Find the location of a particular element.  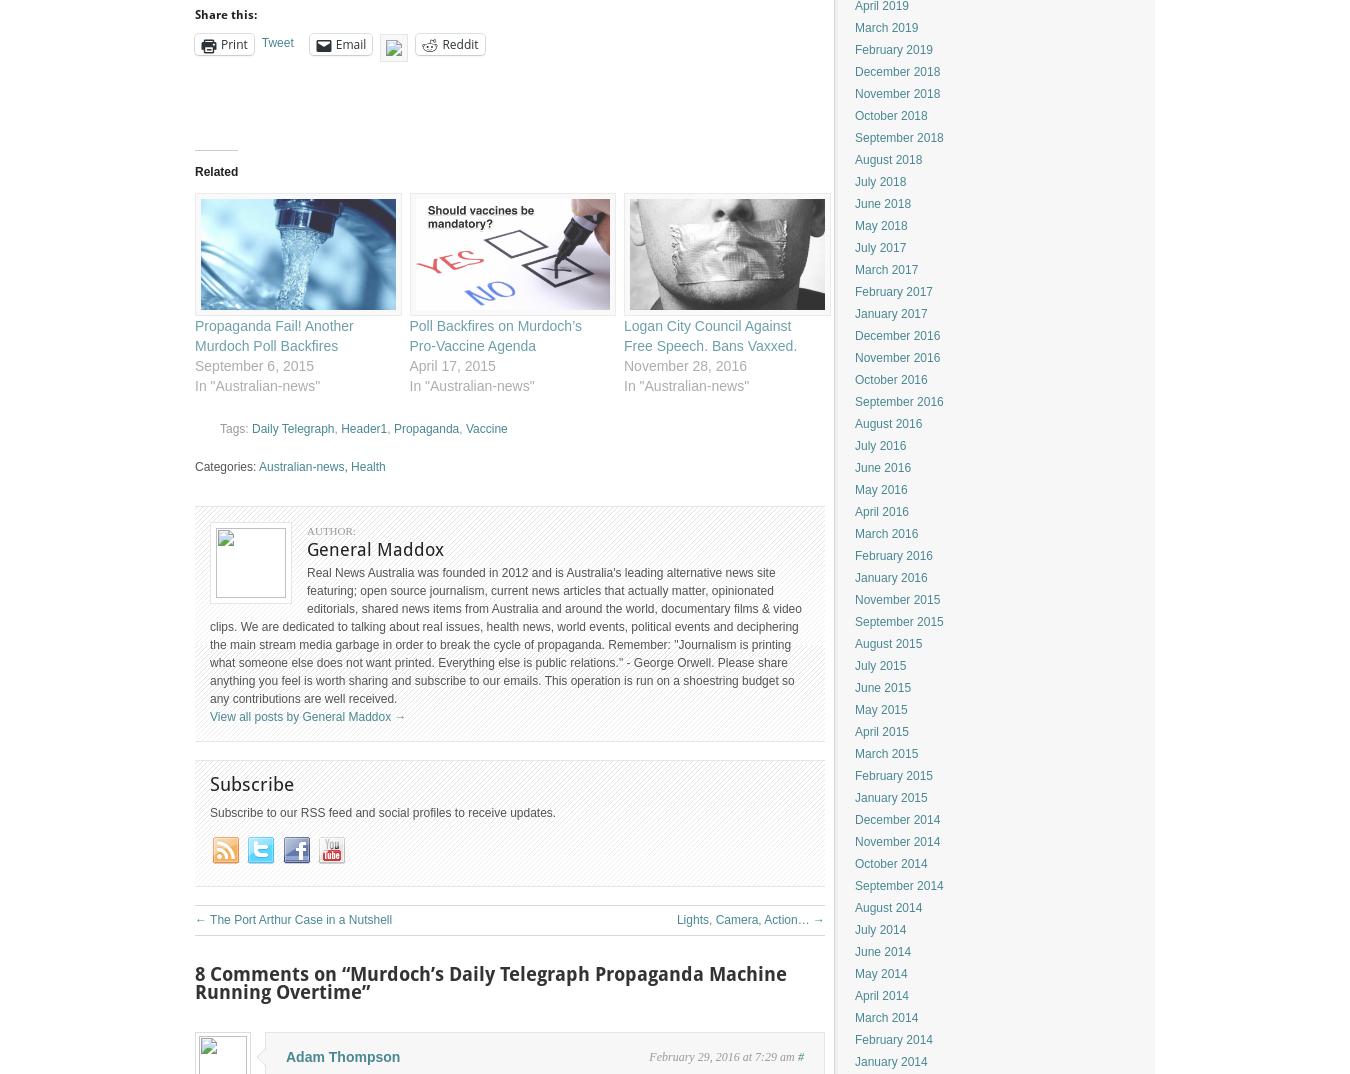

'January 2014' is located at coordinates (891, 1061).